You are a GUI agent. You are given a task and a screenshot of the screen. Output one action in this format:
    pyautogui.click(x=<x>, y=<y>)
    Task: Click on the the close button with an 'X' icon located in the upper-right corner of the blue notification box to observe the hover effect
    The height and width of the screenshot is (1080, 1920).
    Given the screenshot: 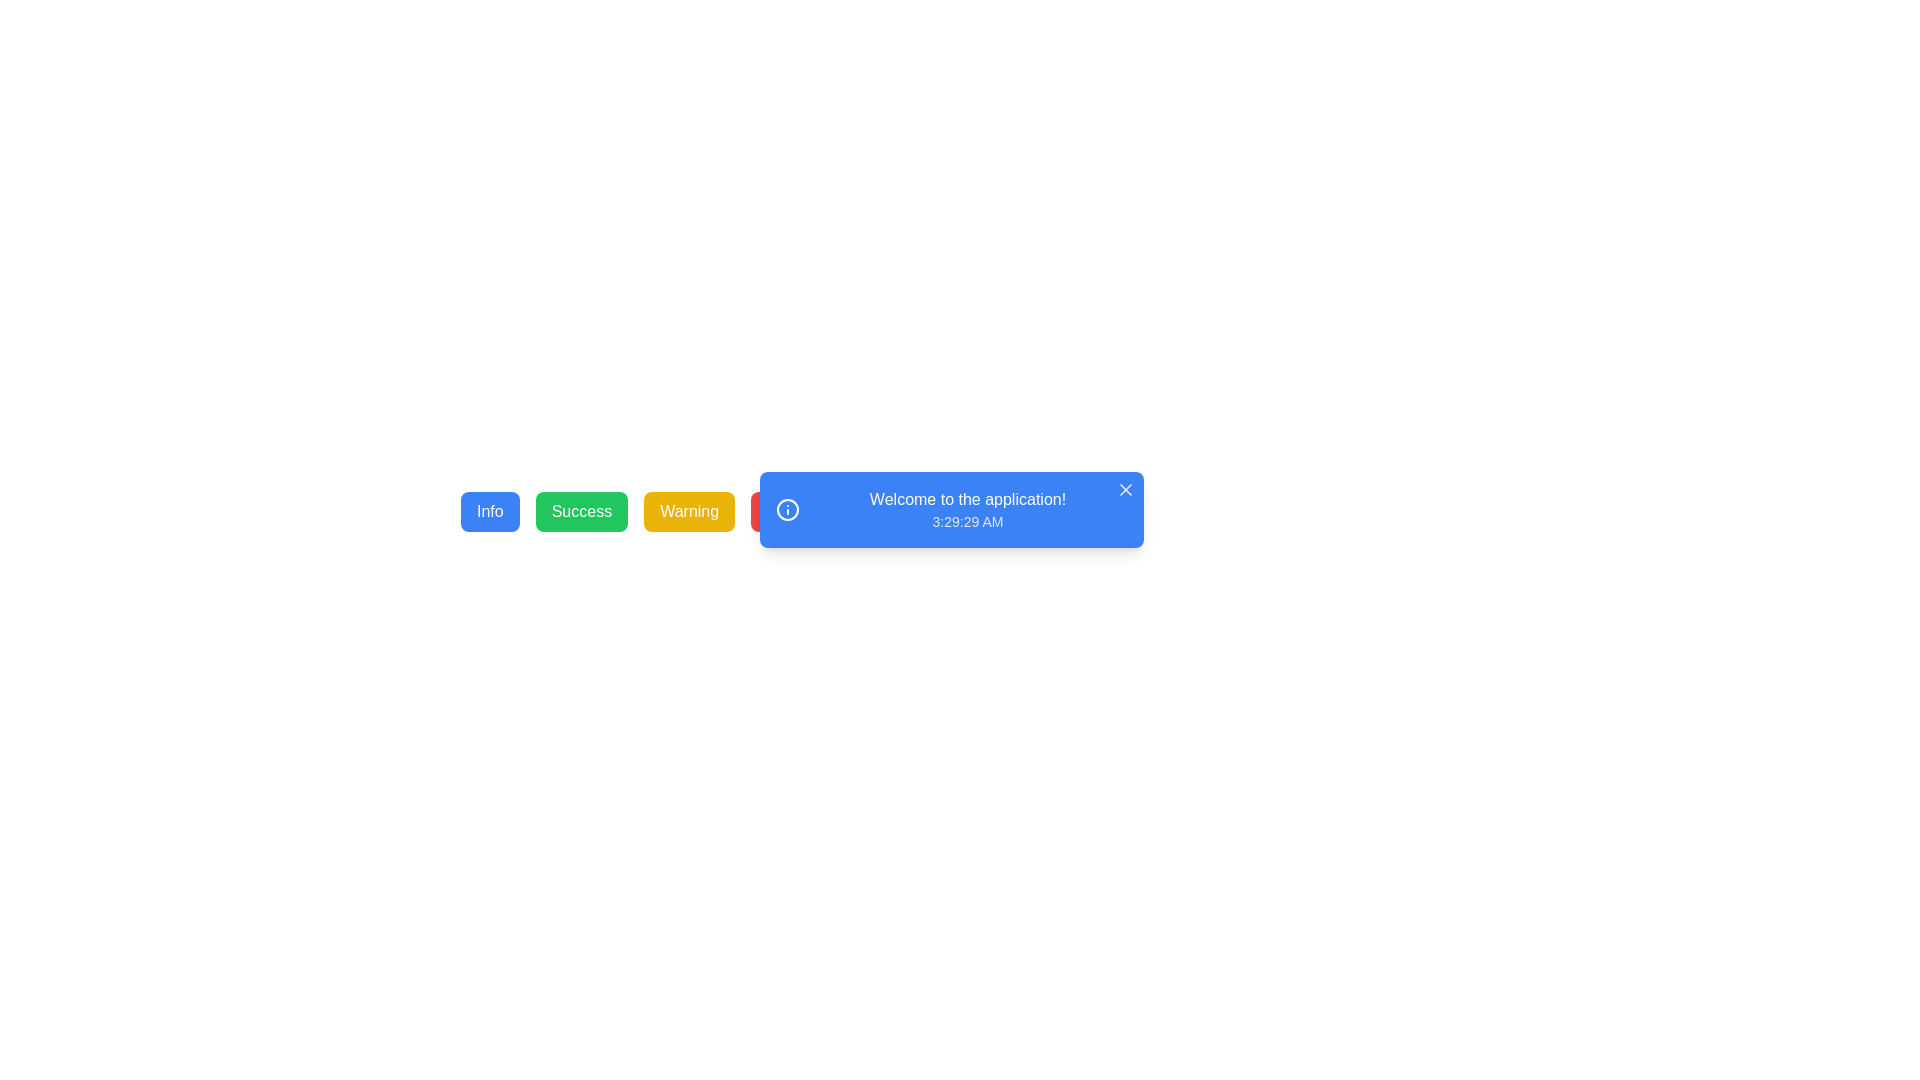 What is the action you would take?
    pyautogui.click(x=1126, y=489)
    